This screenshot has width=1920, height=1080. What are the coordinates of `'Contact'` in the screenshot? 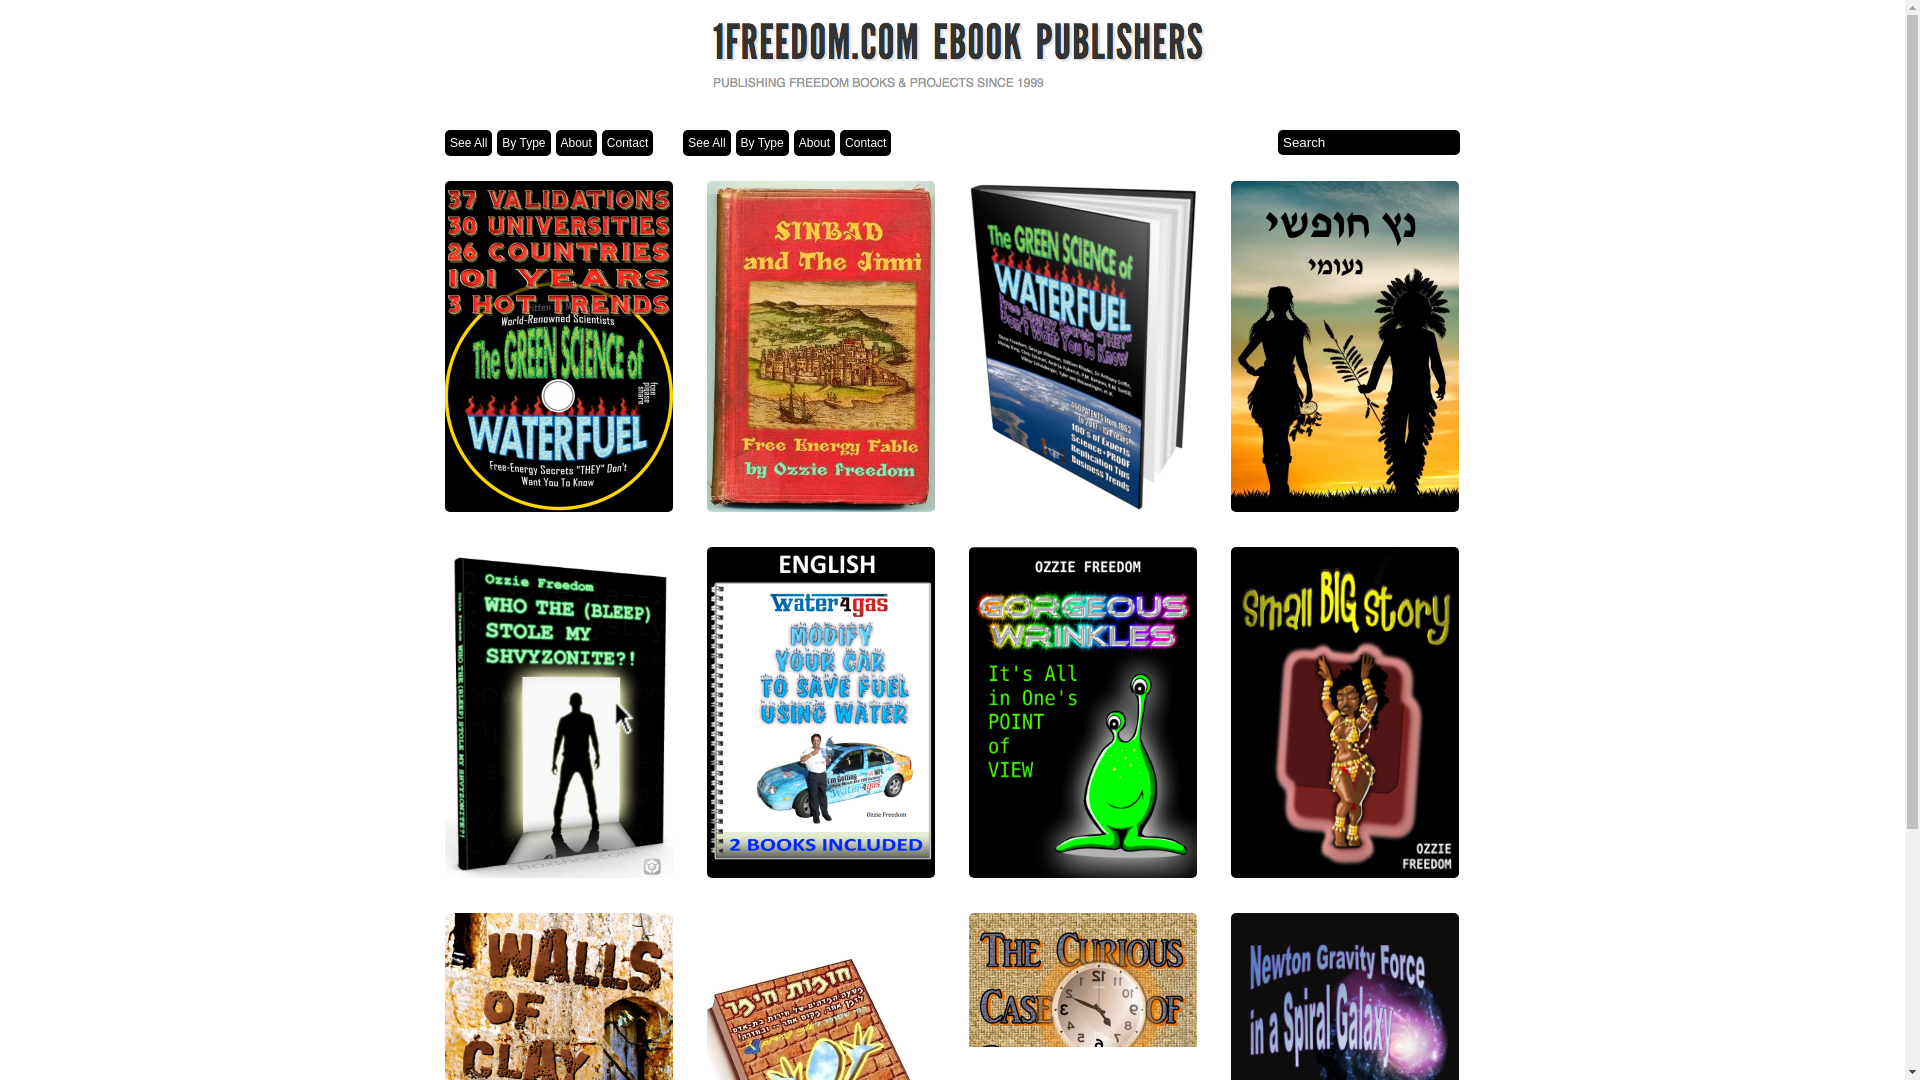 It's located at (600, 141).